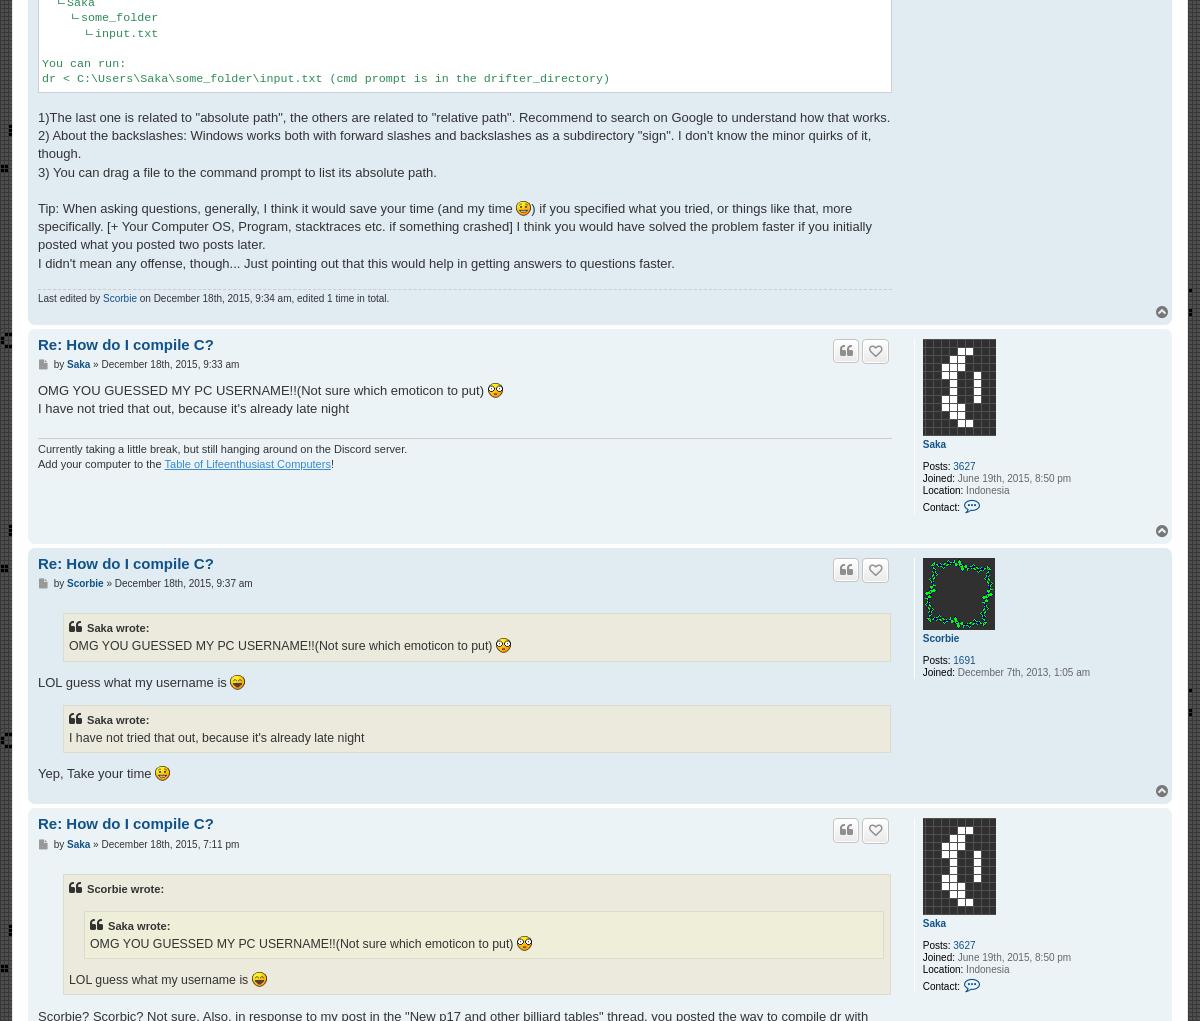  I want to click on 'December 7th, 2013, 1:05 am', so click(1022, 671).